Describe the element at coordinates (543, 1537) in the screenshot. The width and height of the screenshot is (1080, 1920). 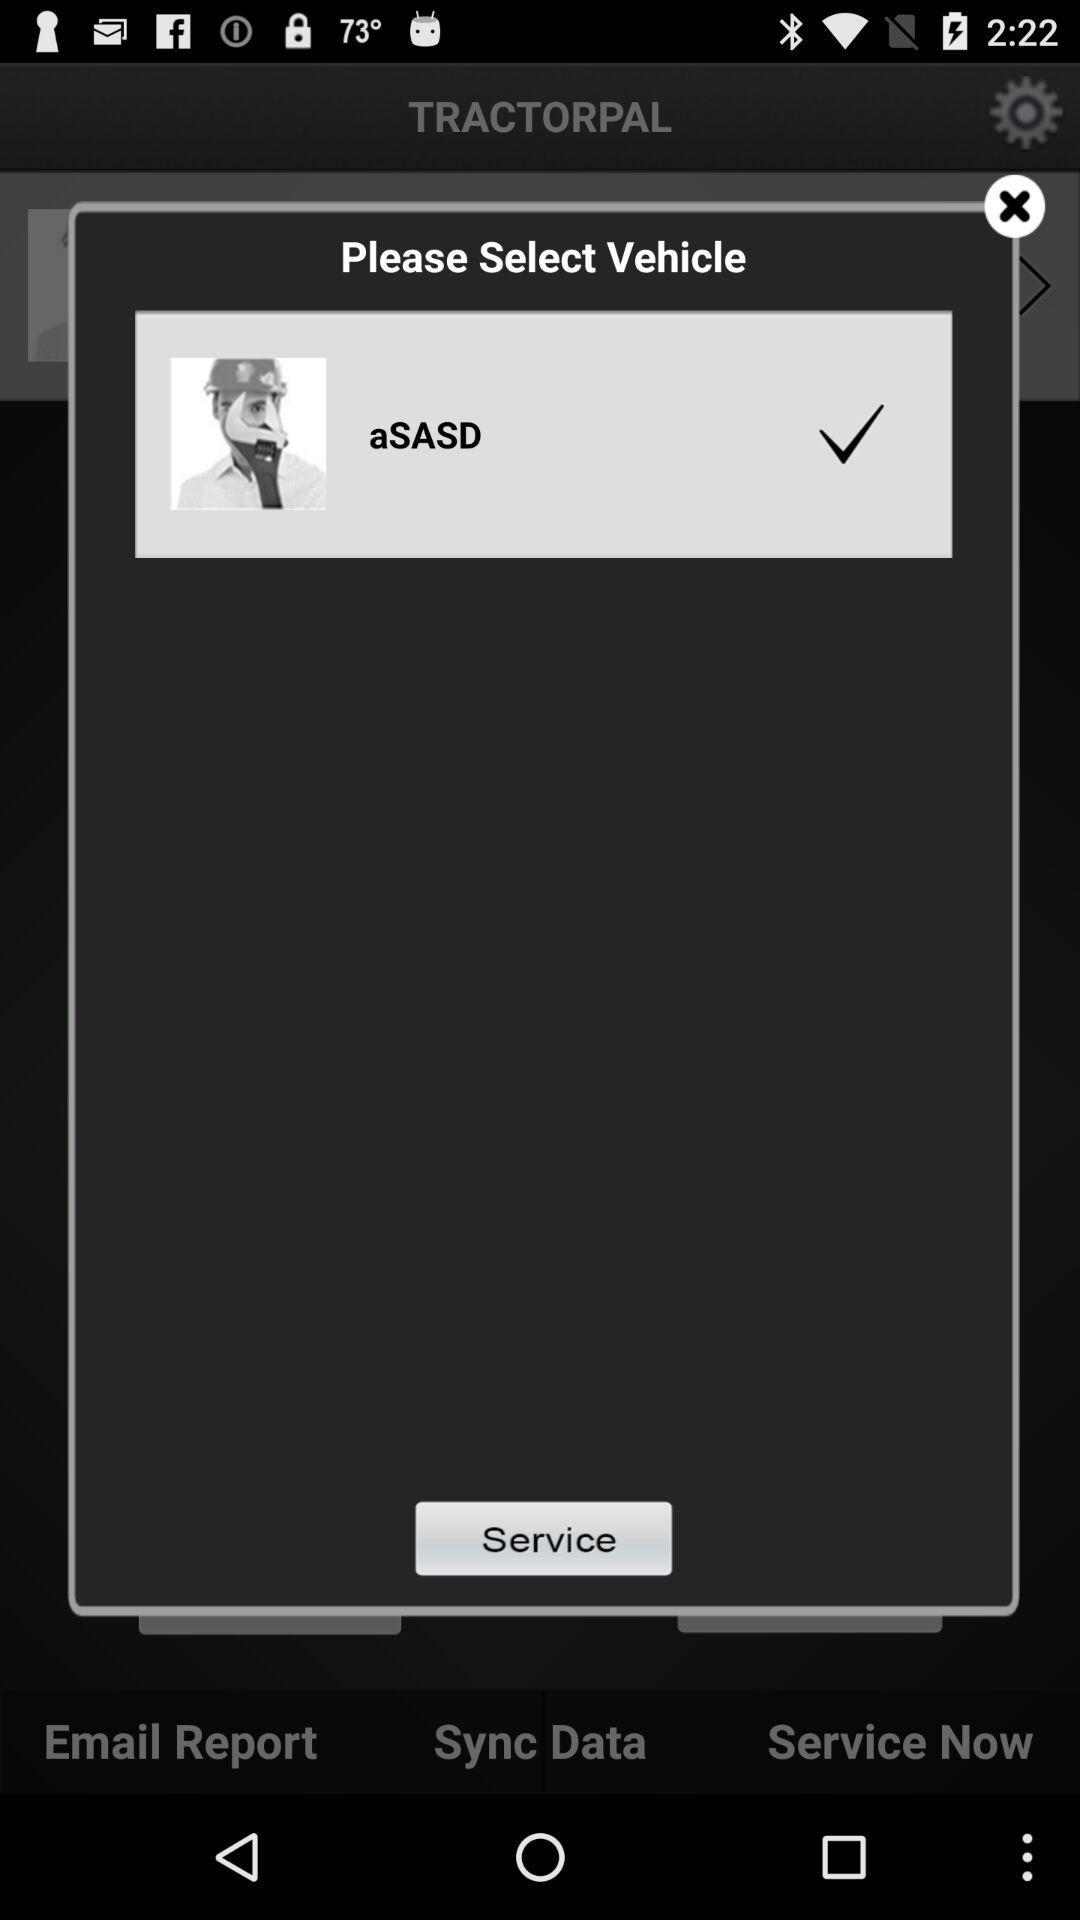
I see `click for service` at that location.